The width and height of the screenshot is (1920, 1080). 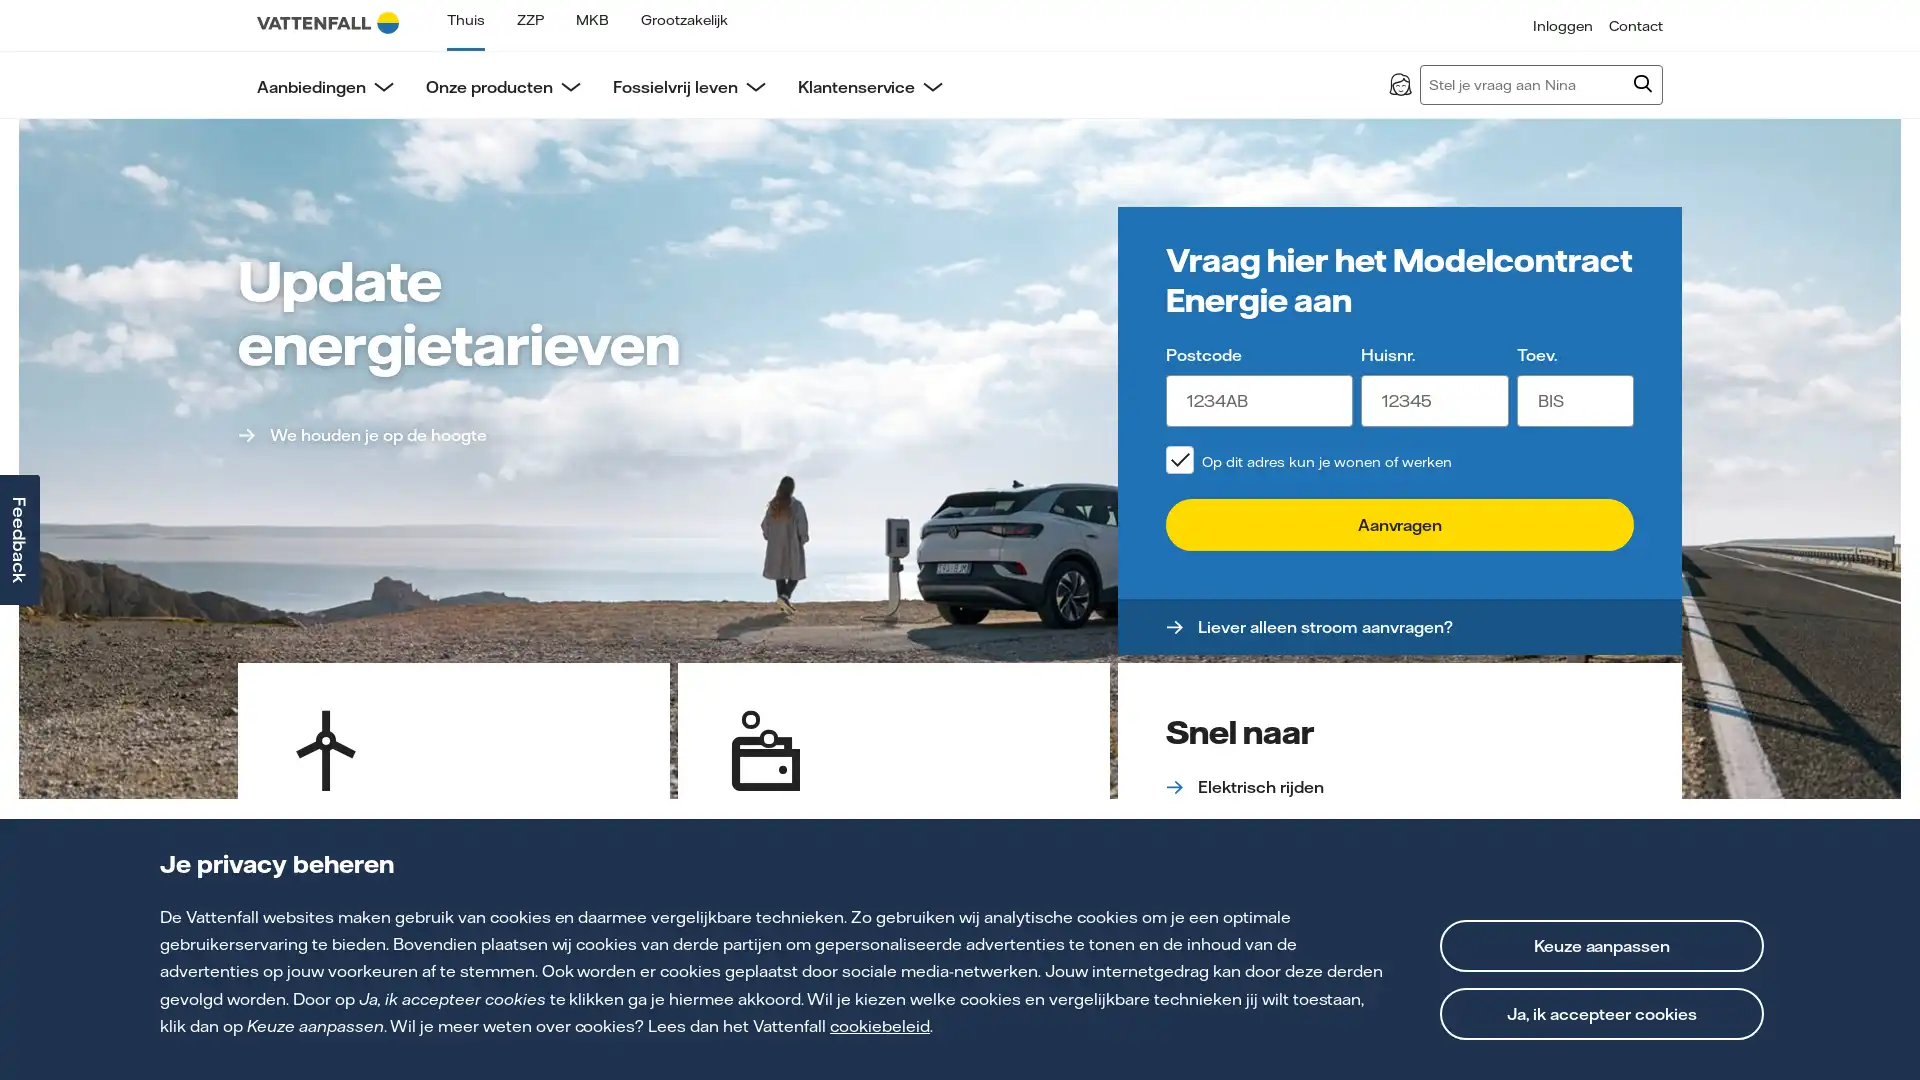 I want to click on Aanvragen, so click(x=1399, y=523).